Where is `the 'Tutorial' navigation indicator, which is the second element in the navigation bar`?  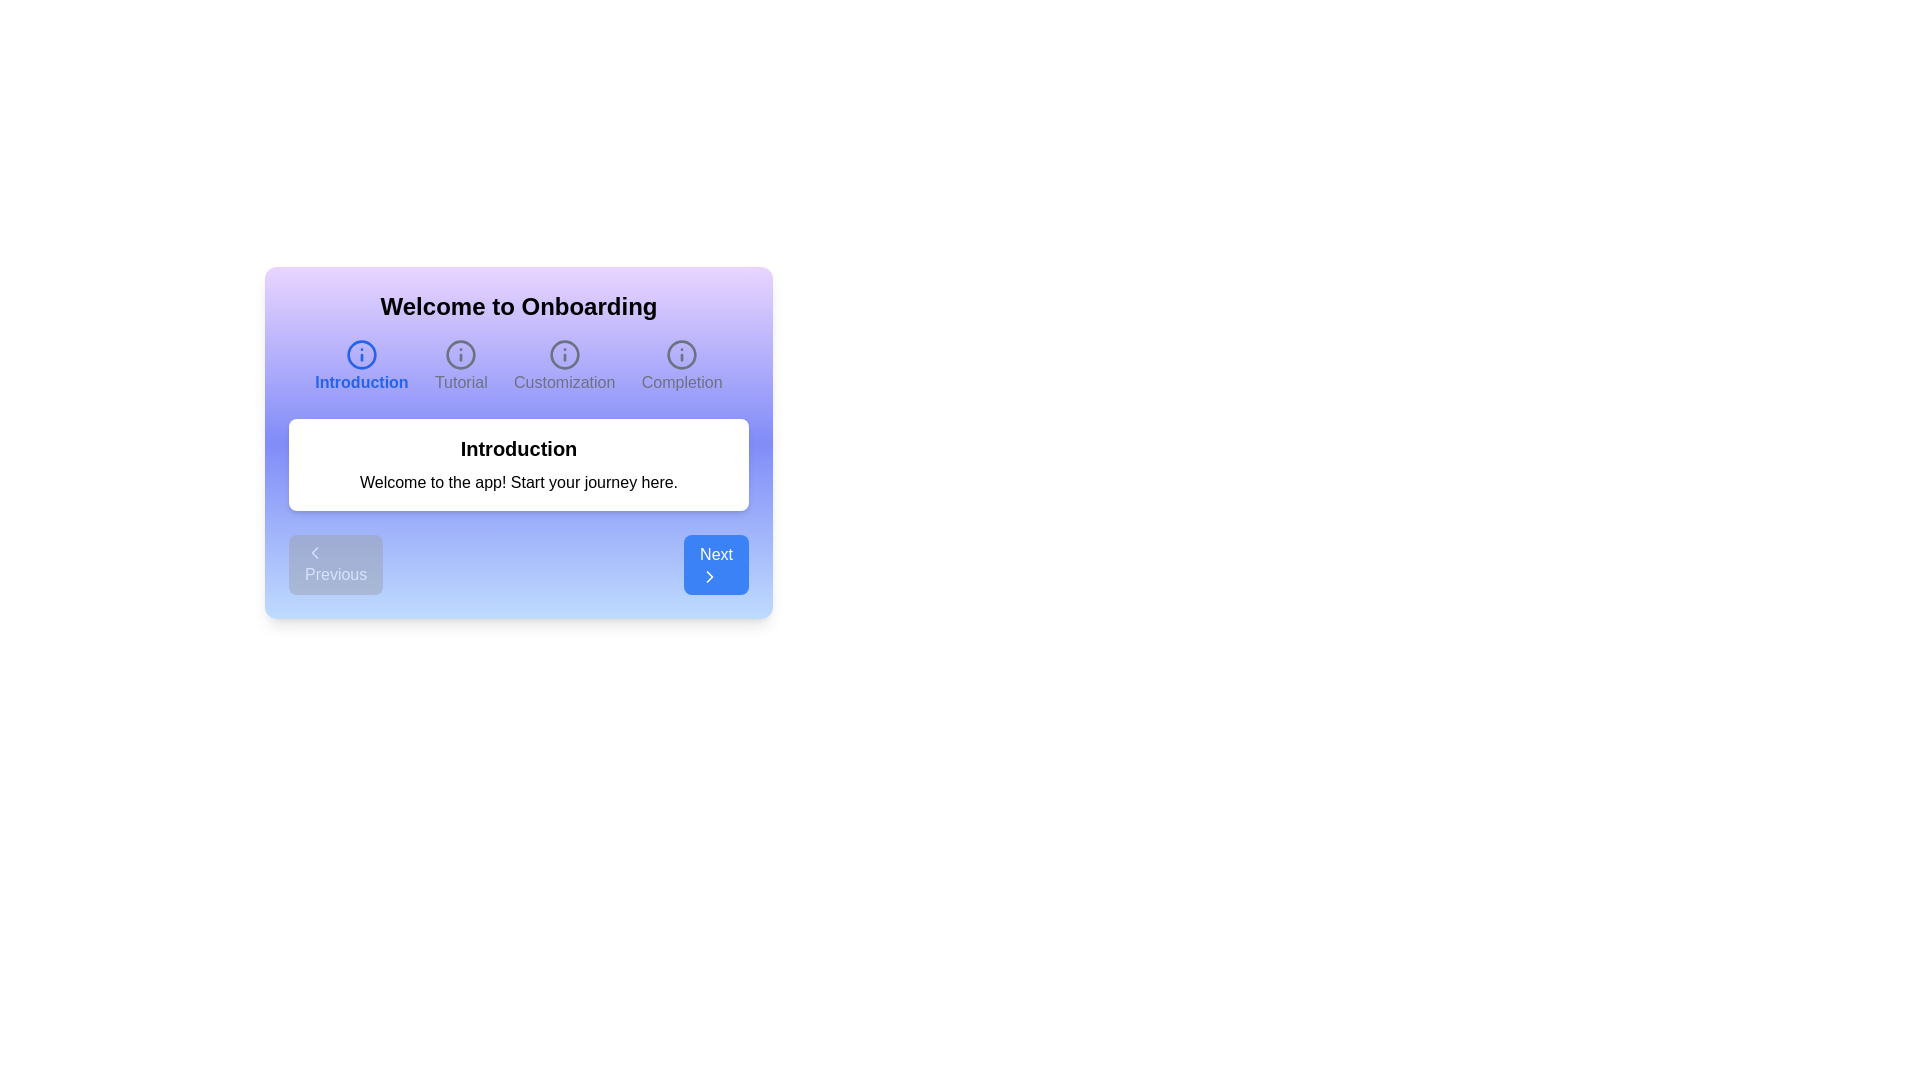 the 'Tutorial' navigation indicator, which is the second element in the navigation bar is located at coordinates (460, 366).